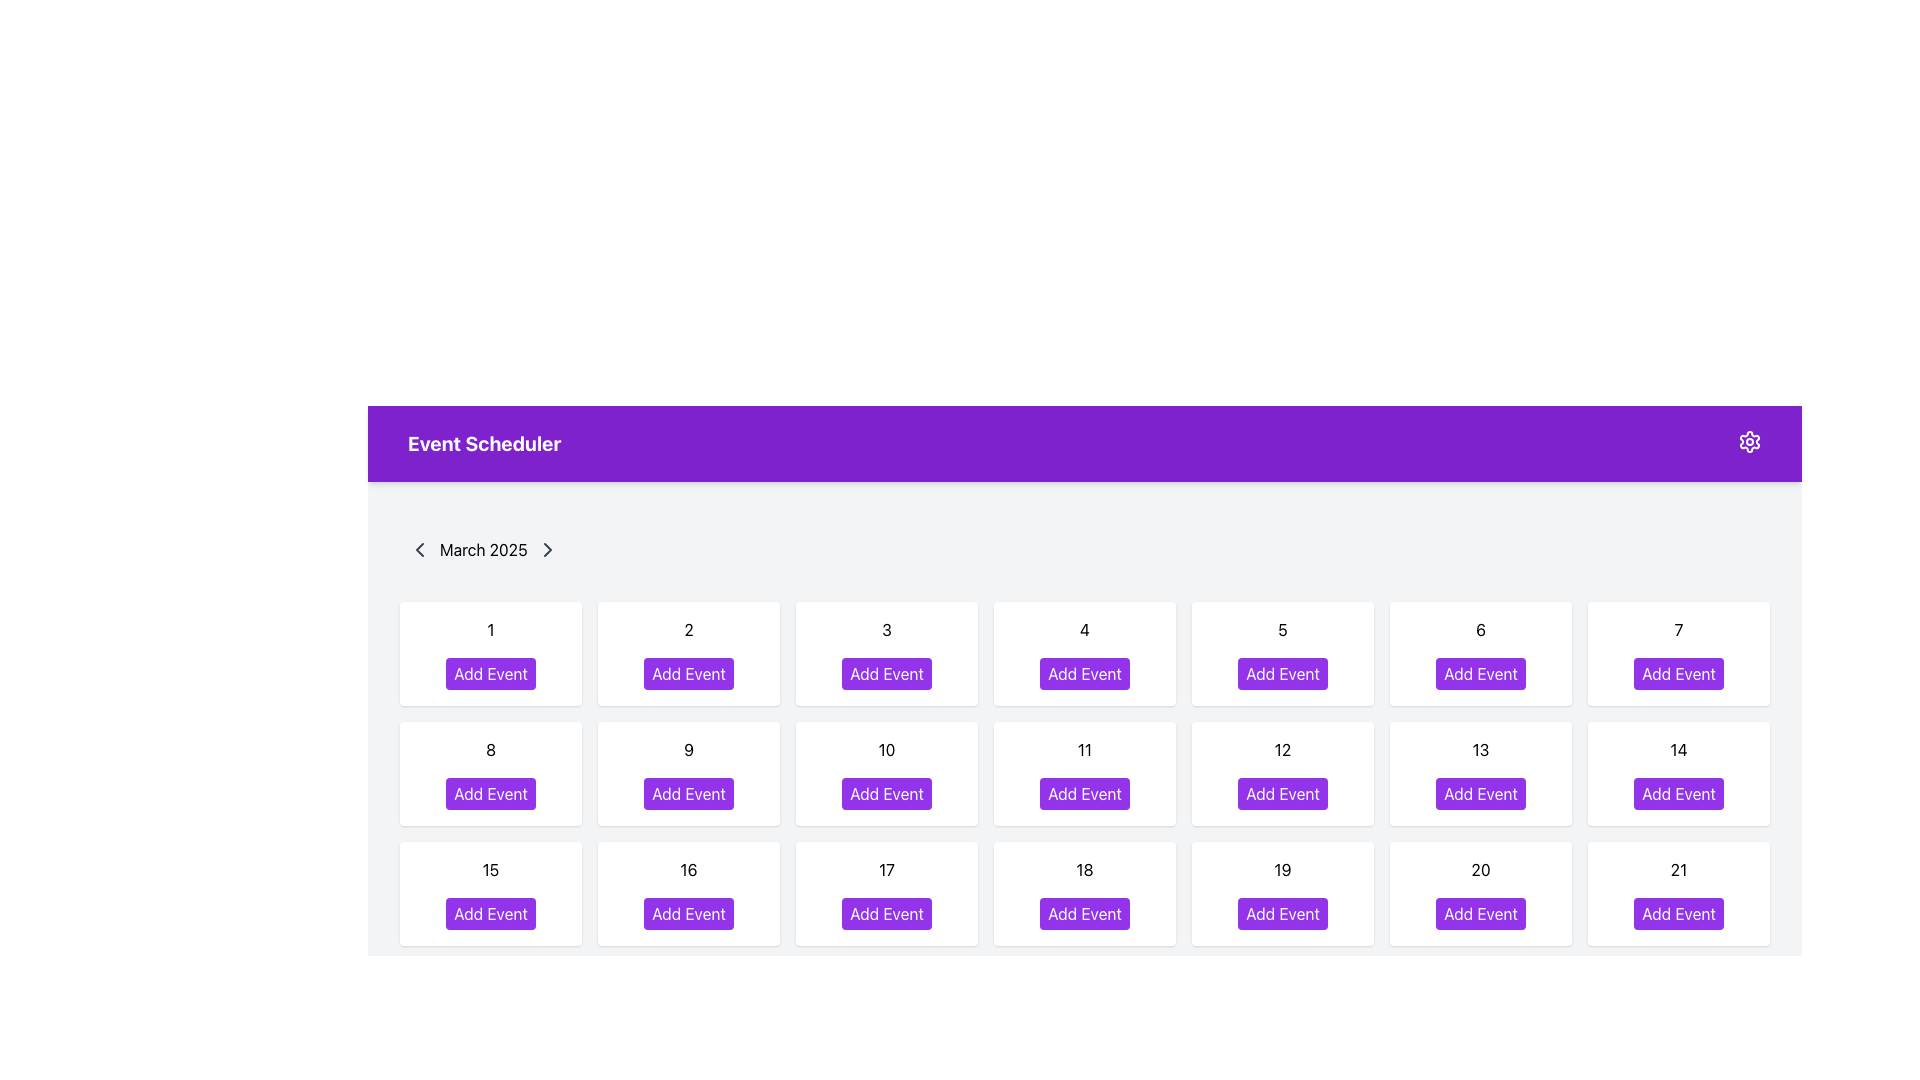 Image resolution: width=1920 pixels, height=1080 pixels. What do you see at coordinates (1481, 674) in the screenshot?
I see `the button located in the sixth cell of the first row in the calendar layout` at bounding box center [1481, 674].